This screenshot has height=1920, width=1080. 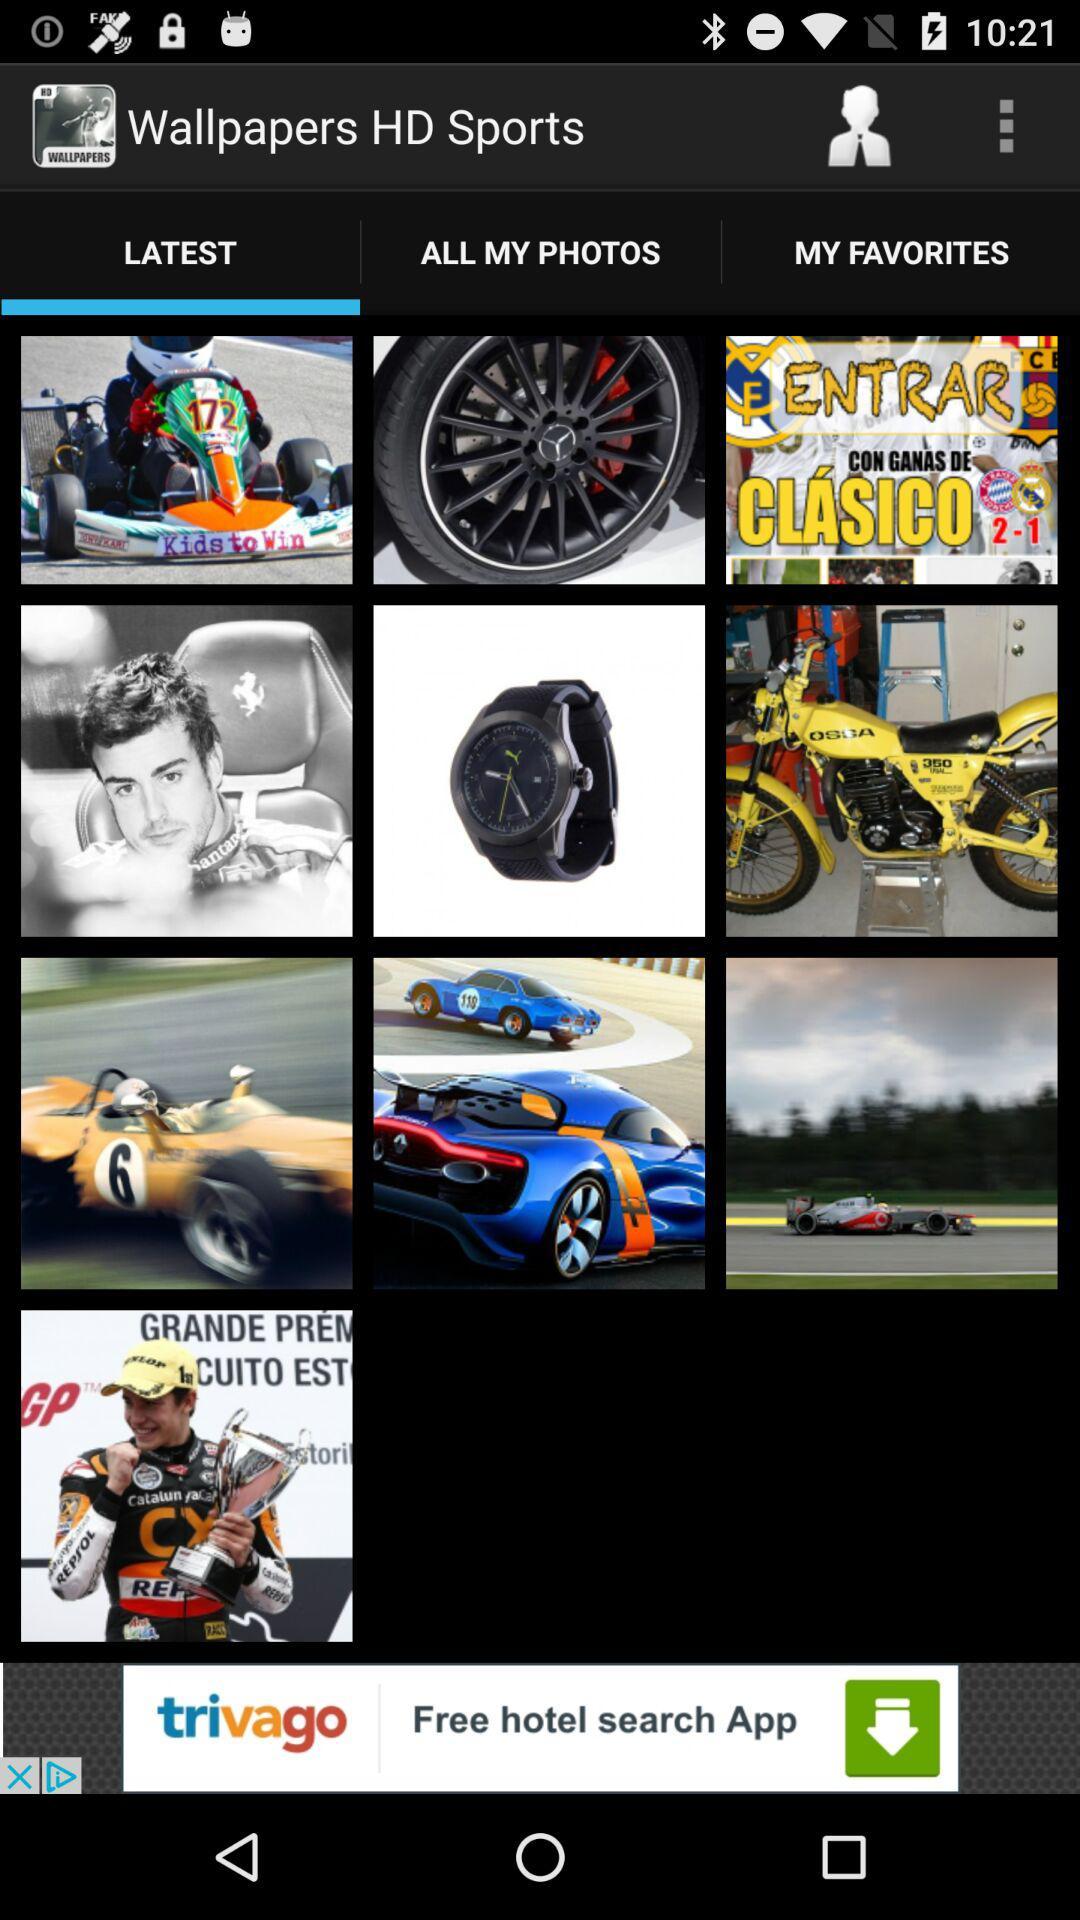 I want to click on opens advertisement, so click(x=540, y=1727).